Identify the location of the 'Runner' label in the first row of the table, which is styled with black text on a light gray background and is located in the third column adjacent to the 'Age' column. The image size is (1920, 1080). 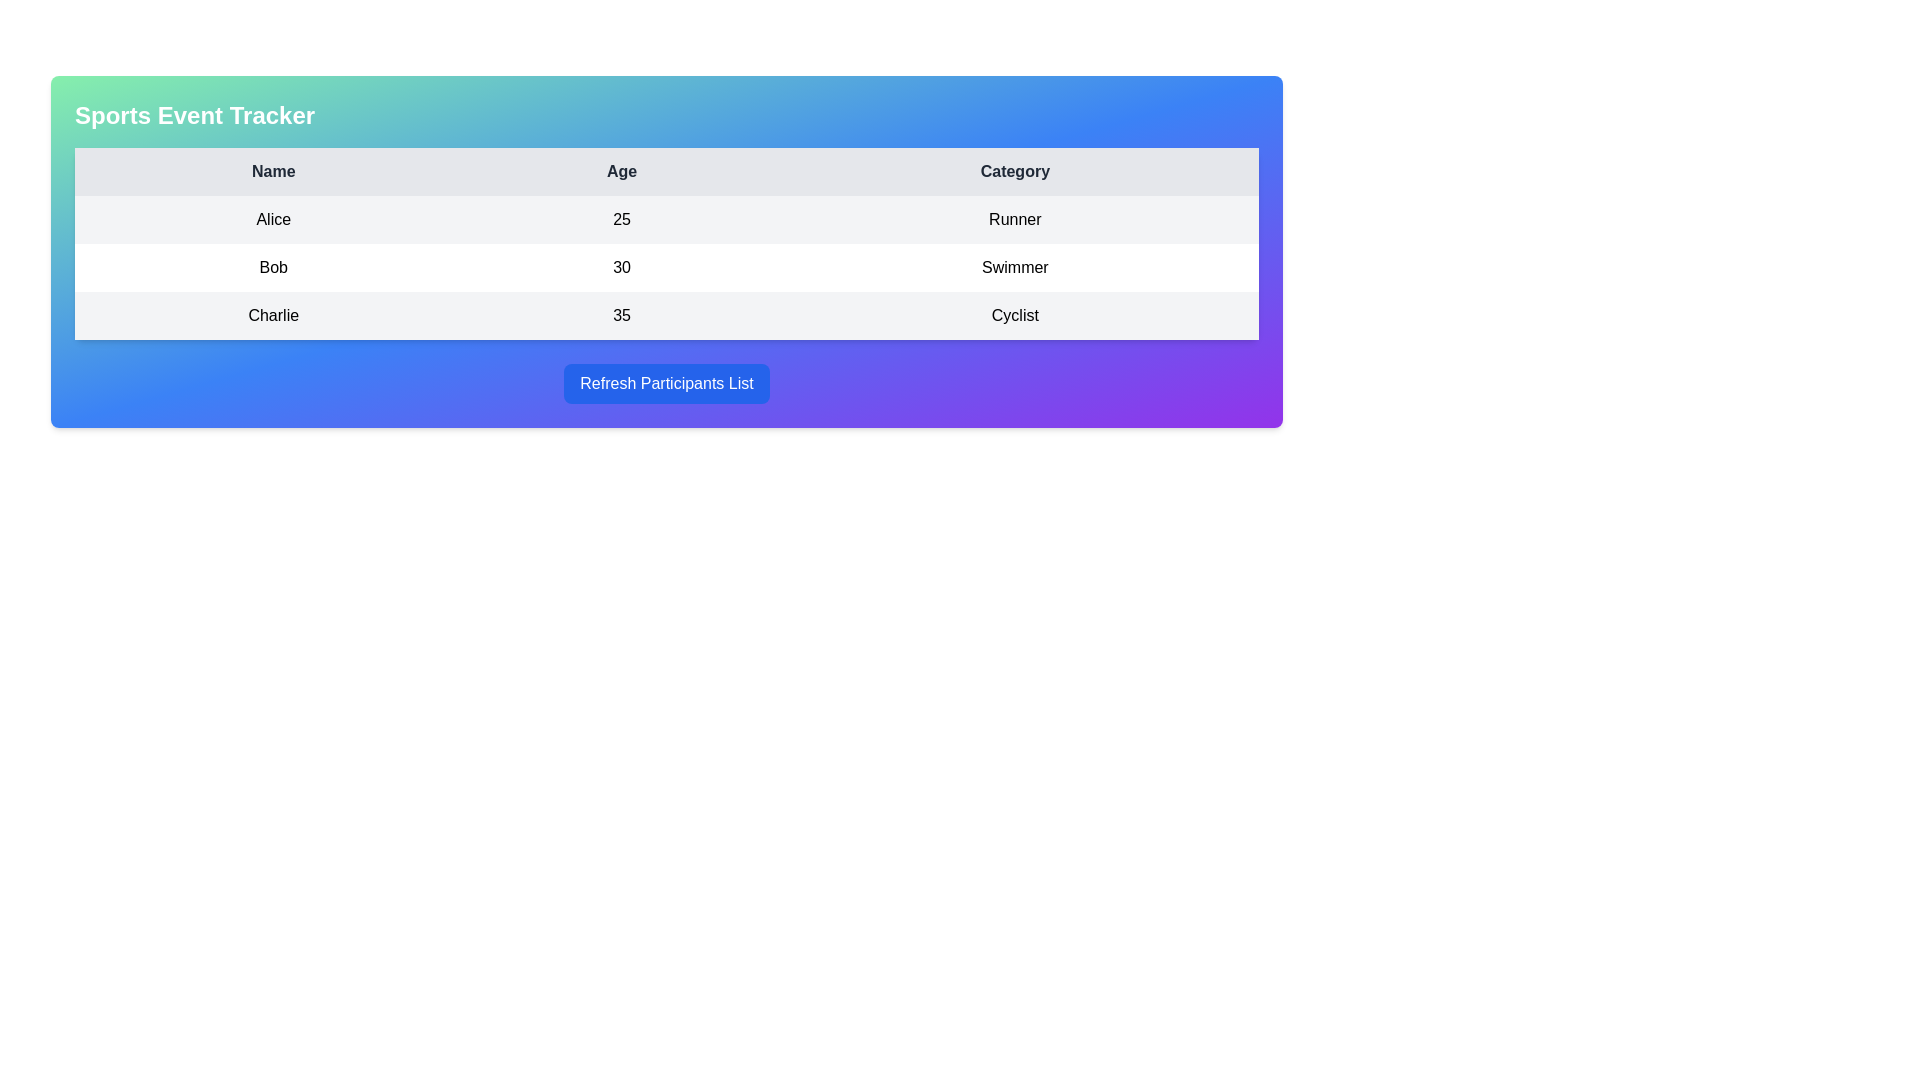
(1015, 219).